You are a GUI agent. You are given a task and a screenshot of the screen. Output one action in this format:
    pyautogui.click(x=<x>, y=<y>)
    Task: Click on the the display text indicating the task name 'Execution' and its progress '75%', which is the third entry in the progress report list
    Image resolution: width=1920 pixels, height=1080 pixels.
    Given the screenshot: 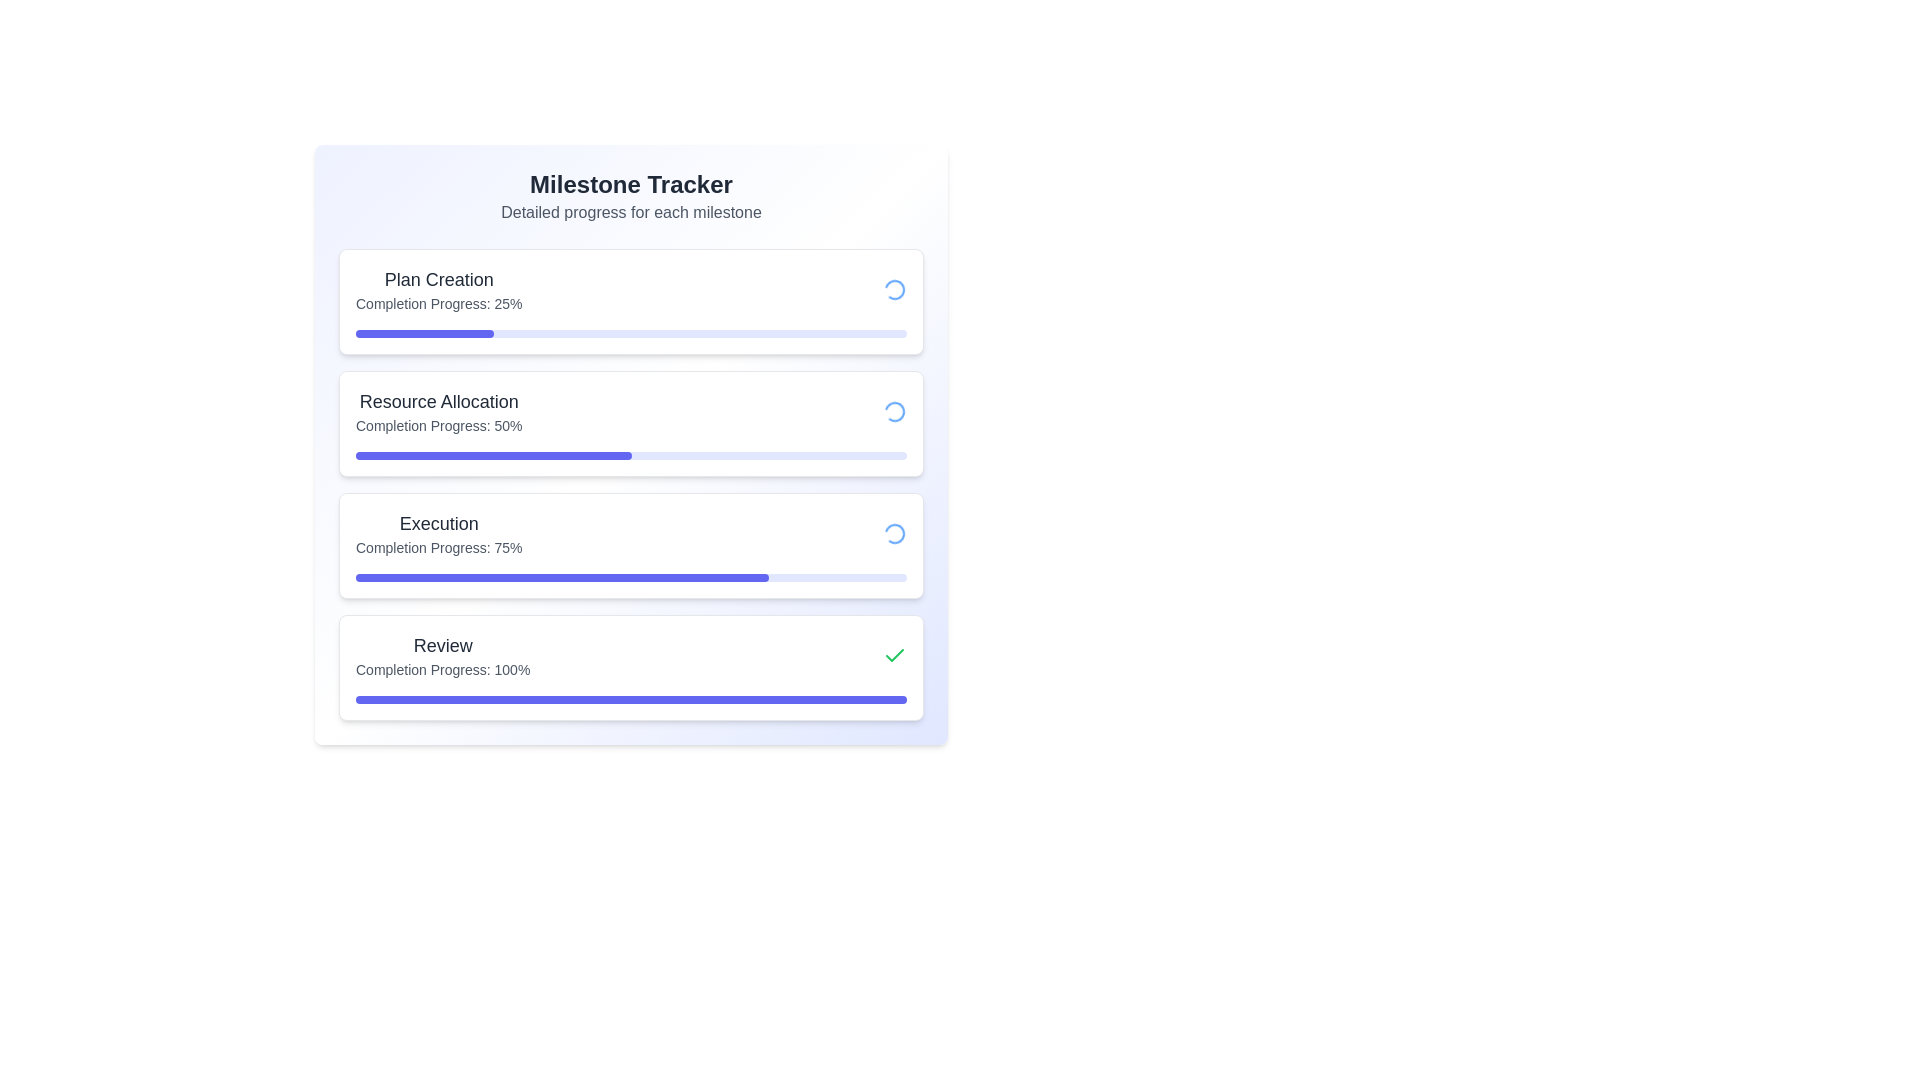 What is the action you would take?
    pyautogui.click(x=438, y=532)
    